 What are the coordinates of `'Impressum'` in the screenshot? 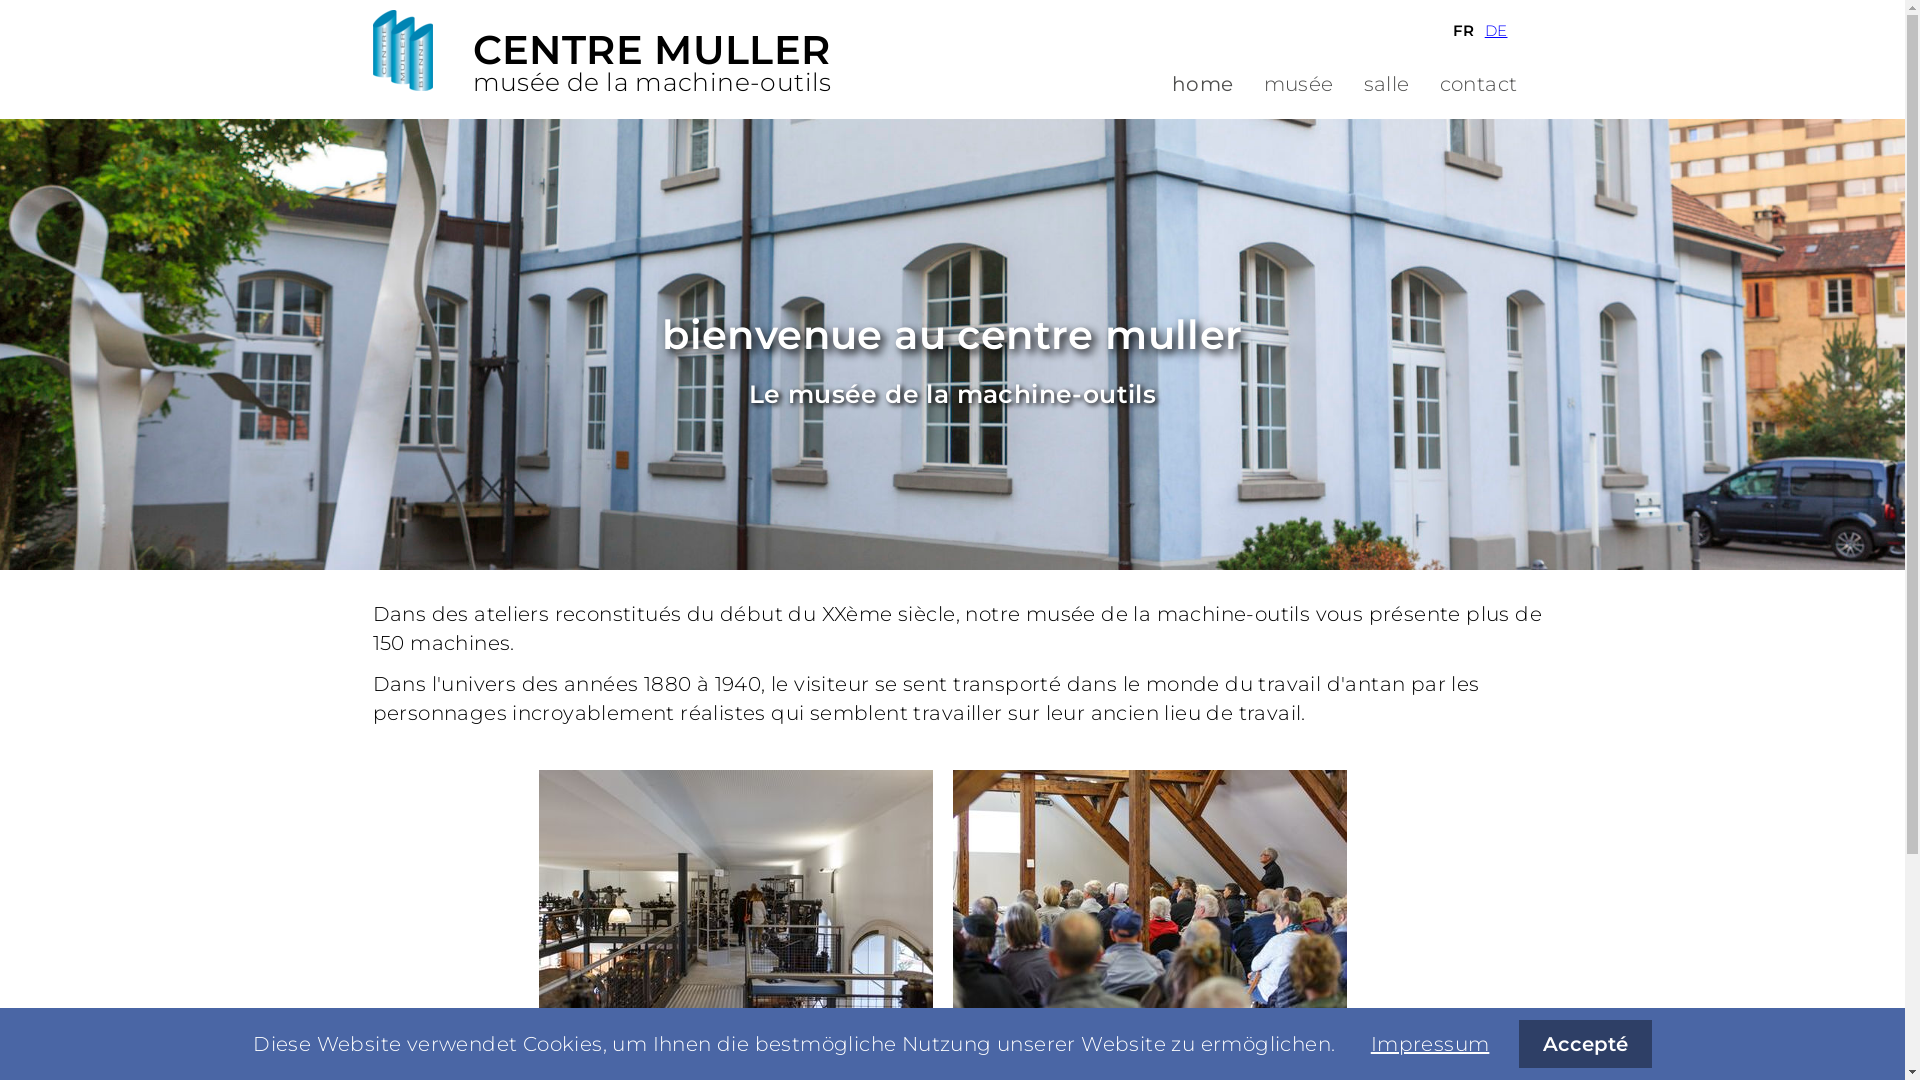 It's located at (1429, 1043).